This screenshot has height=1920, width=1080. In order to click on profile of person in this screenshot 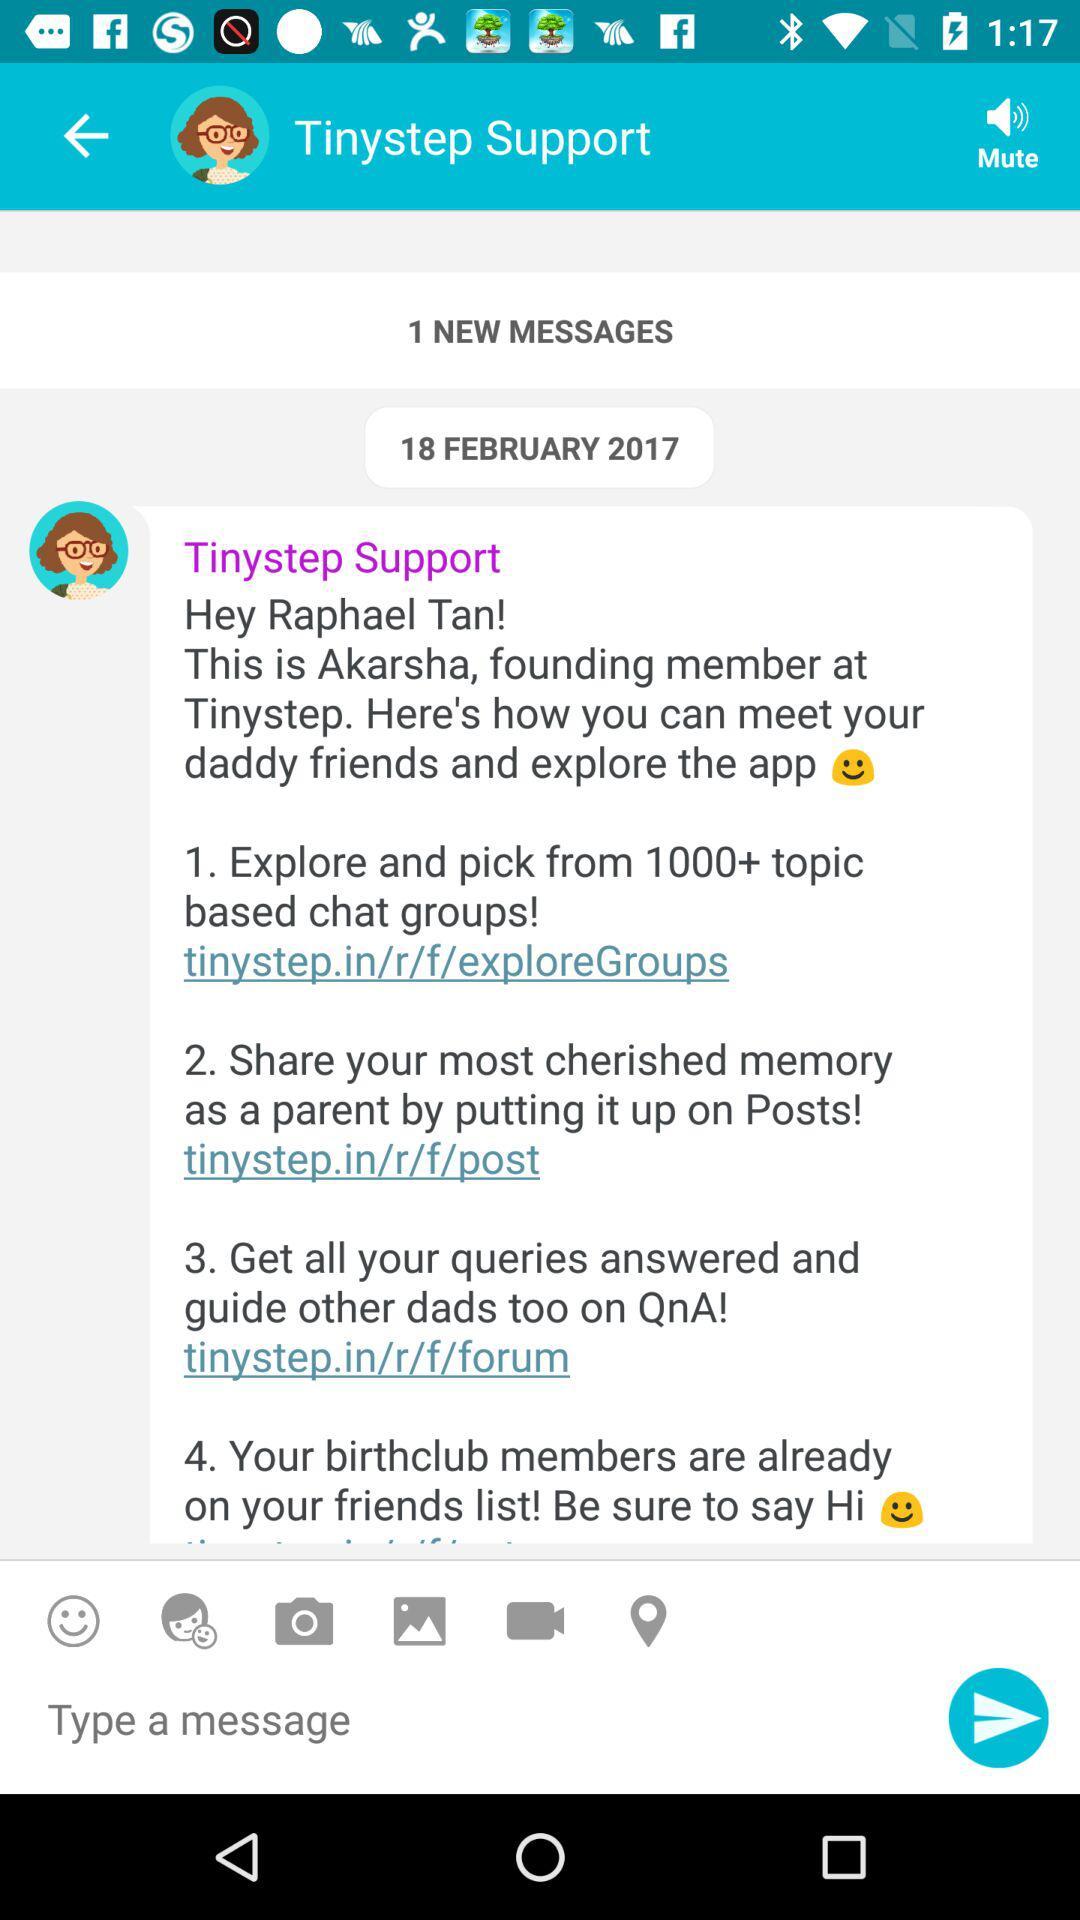, I will do `click(77, 550)`.